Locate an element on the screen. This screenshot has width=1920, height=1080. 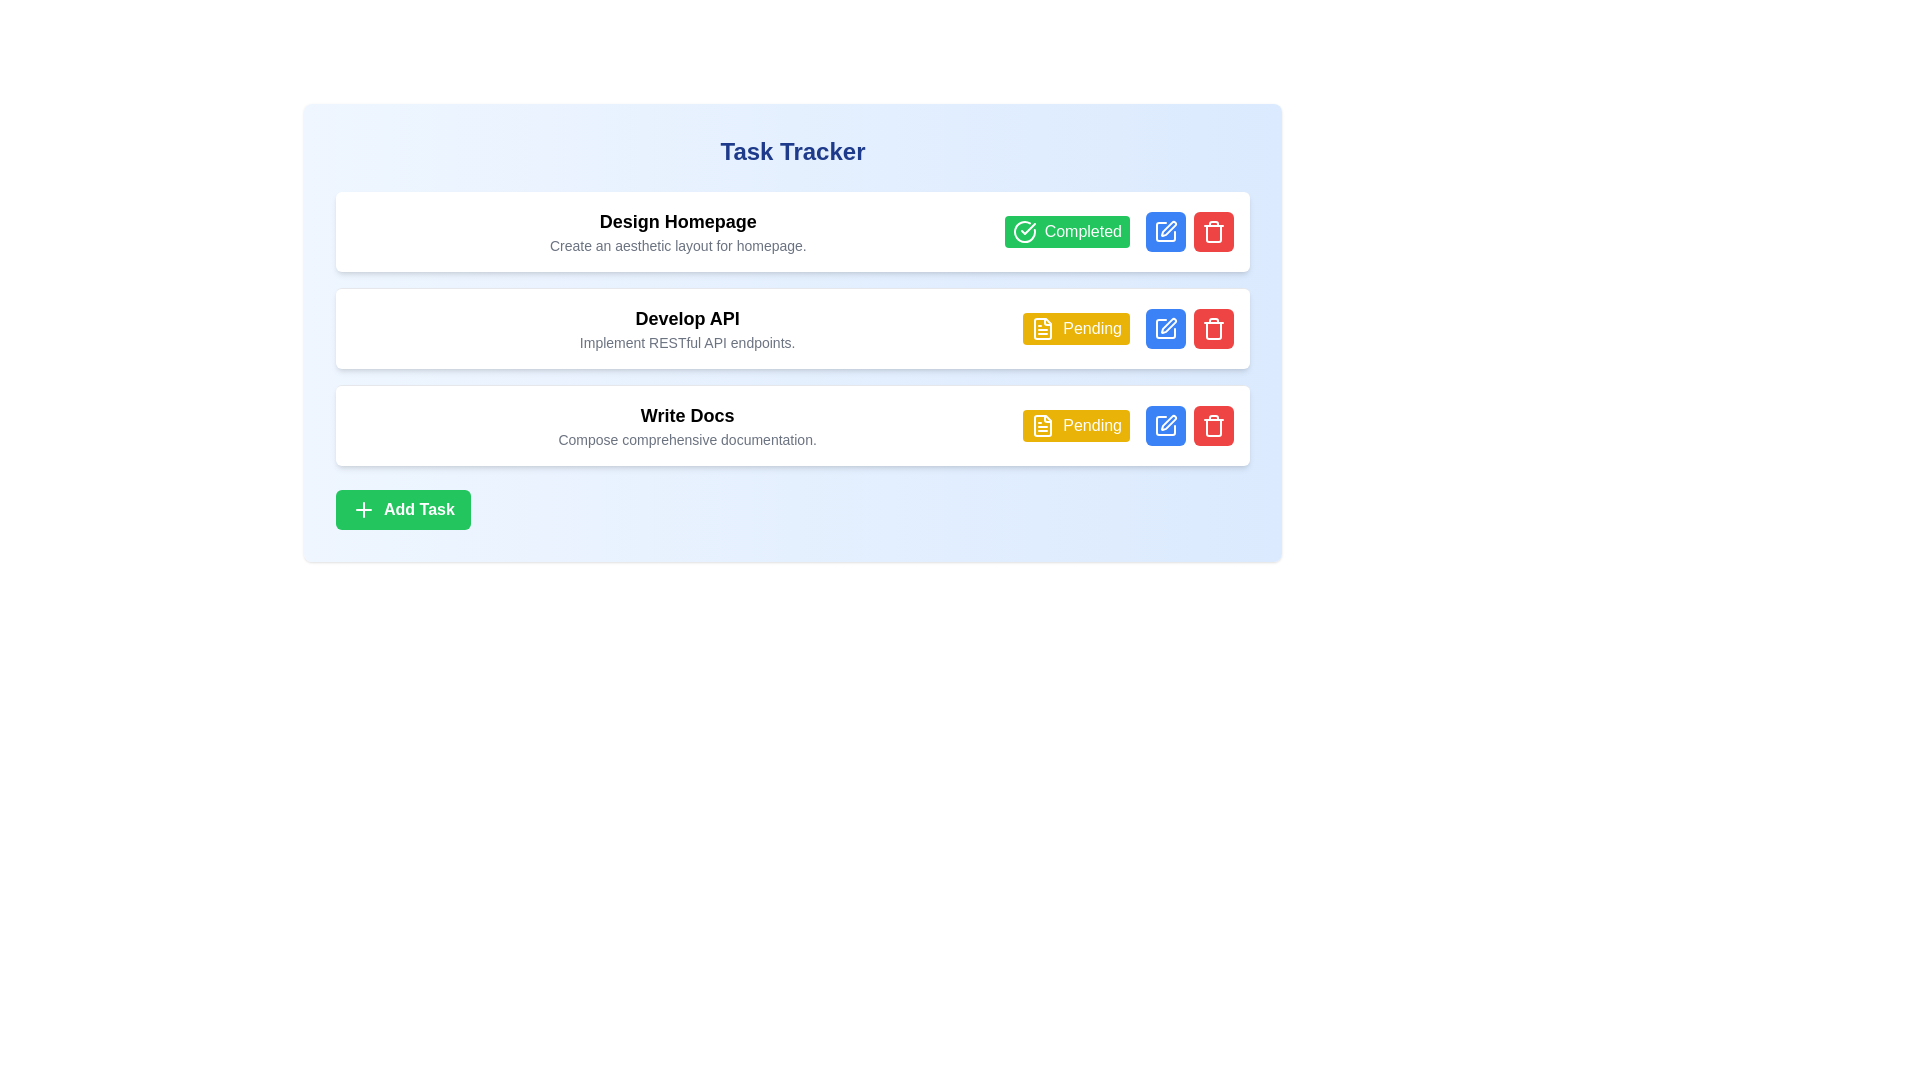
the document icon with a yellow background representing 'Pending' status in the 'Develop API' row of the task list is located at coordinates (1042, 327).